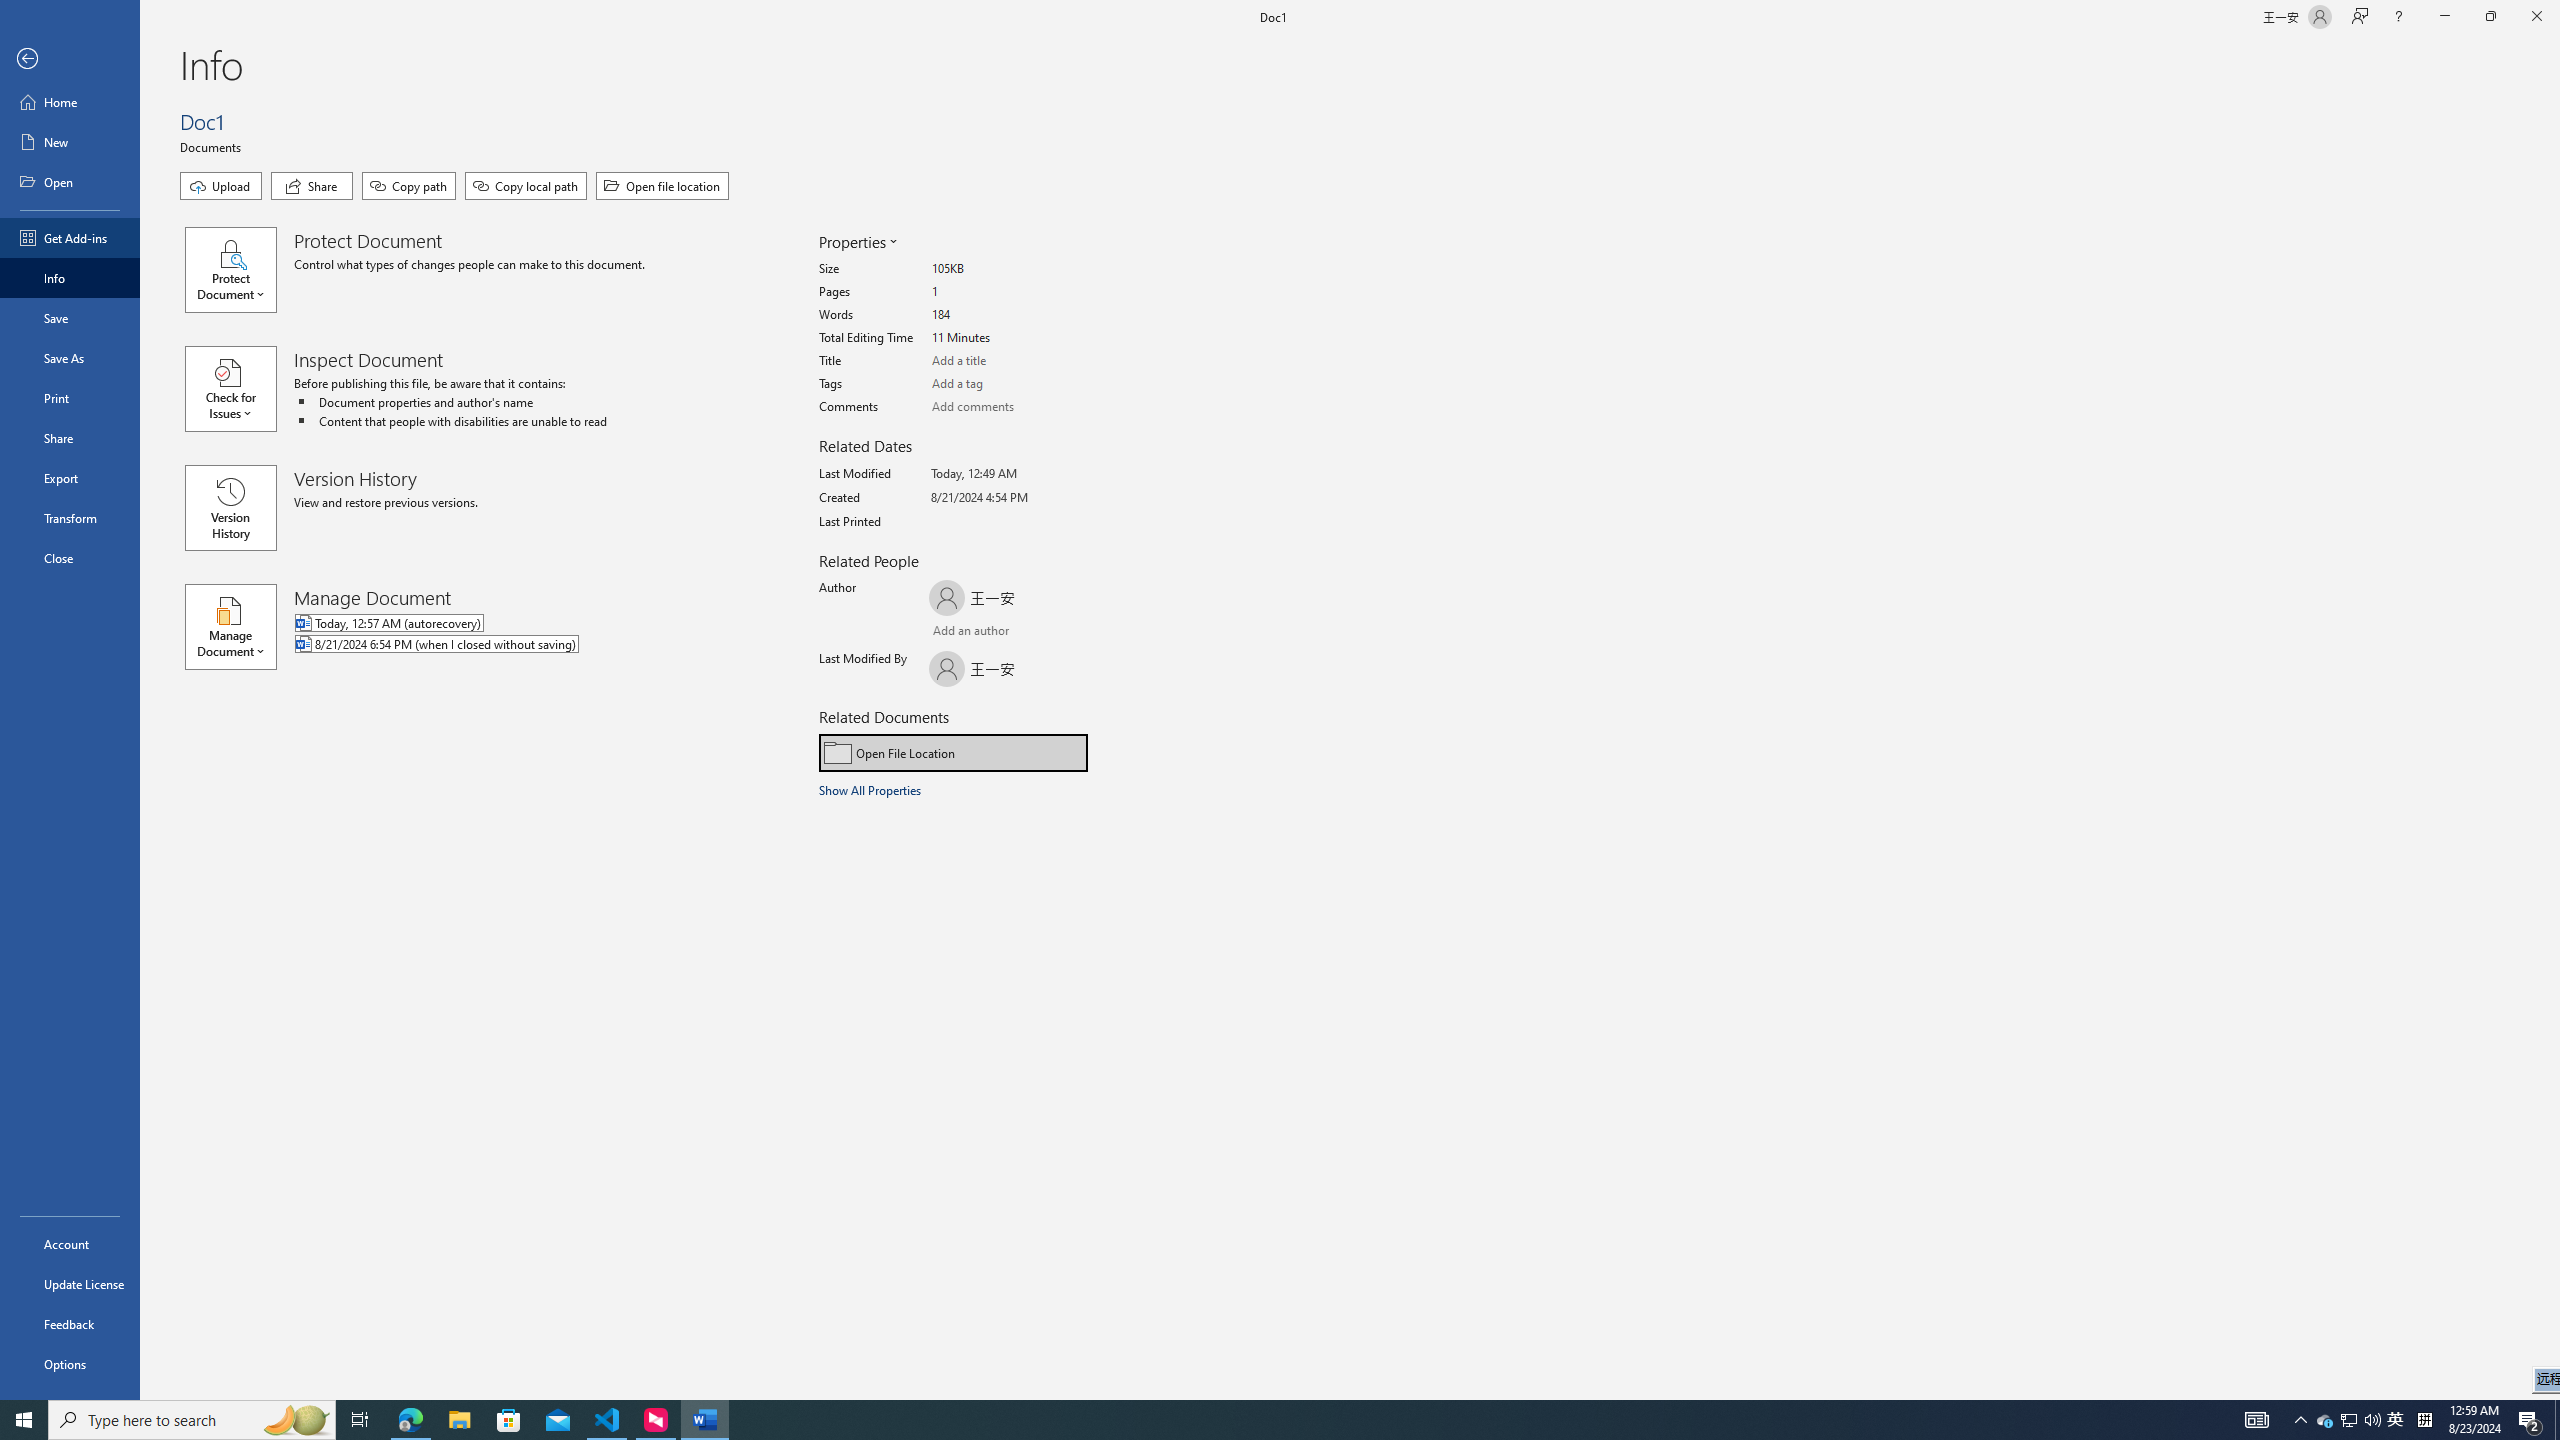 The width and height of the screenshot is (2560, 1440). I want to click on 'Options', so click(69, 1363).